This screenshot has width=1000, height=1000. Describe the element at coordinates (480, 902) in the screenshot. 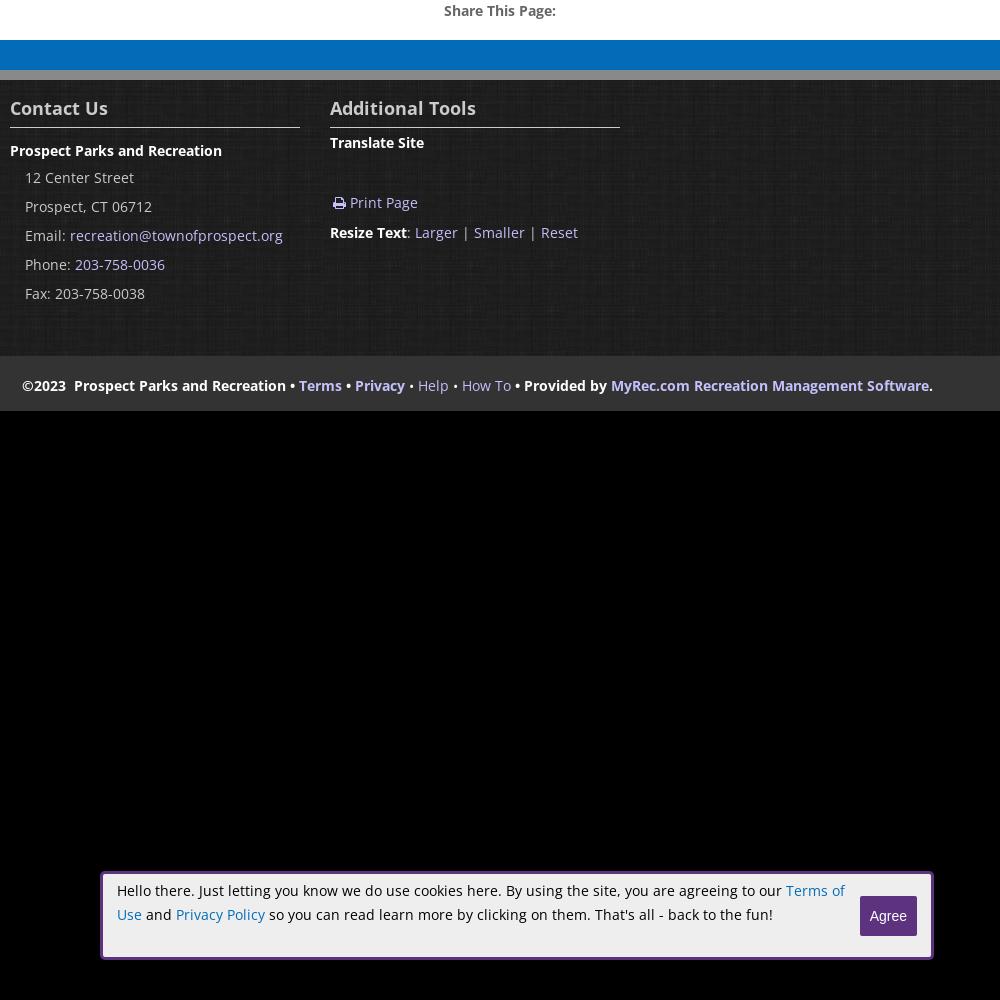

I see `'Terms of Use'` at that location.